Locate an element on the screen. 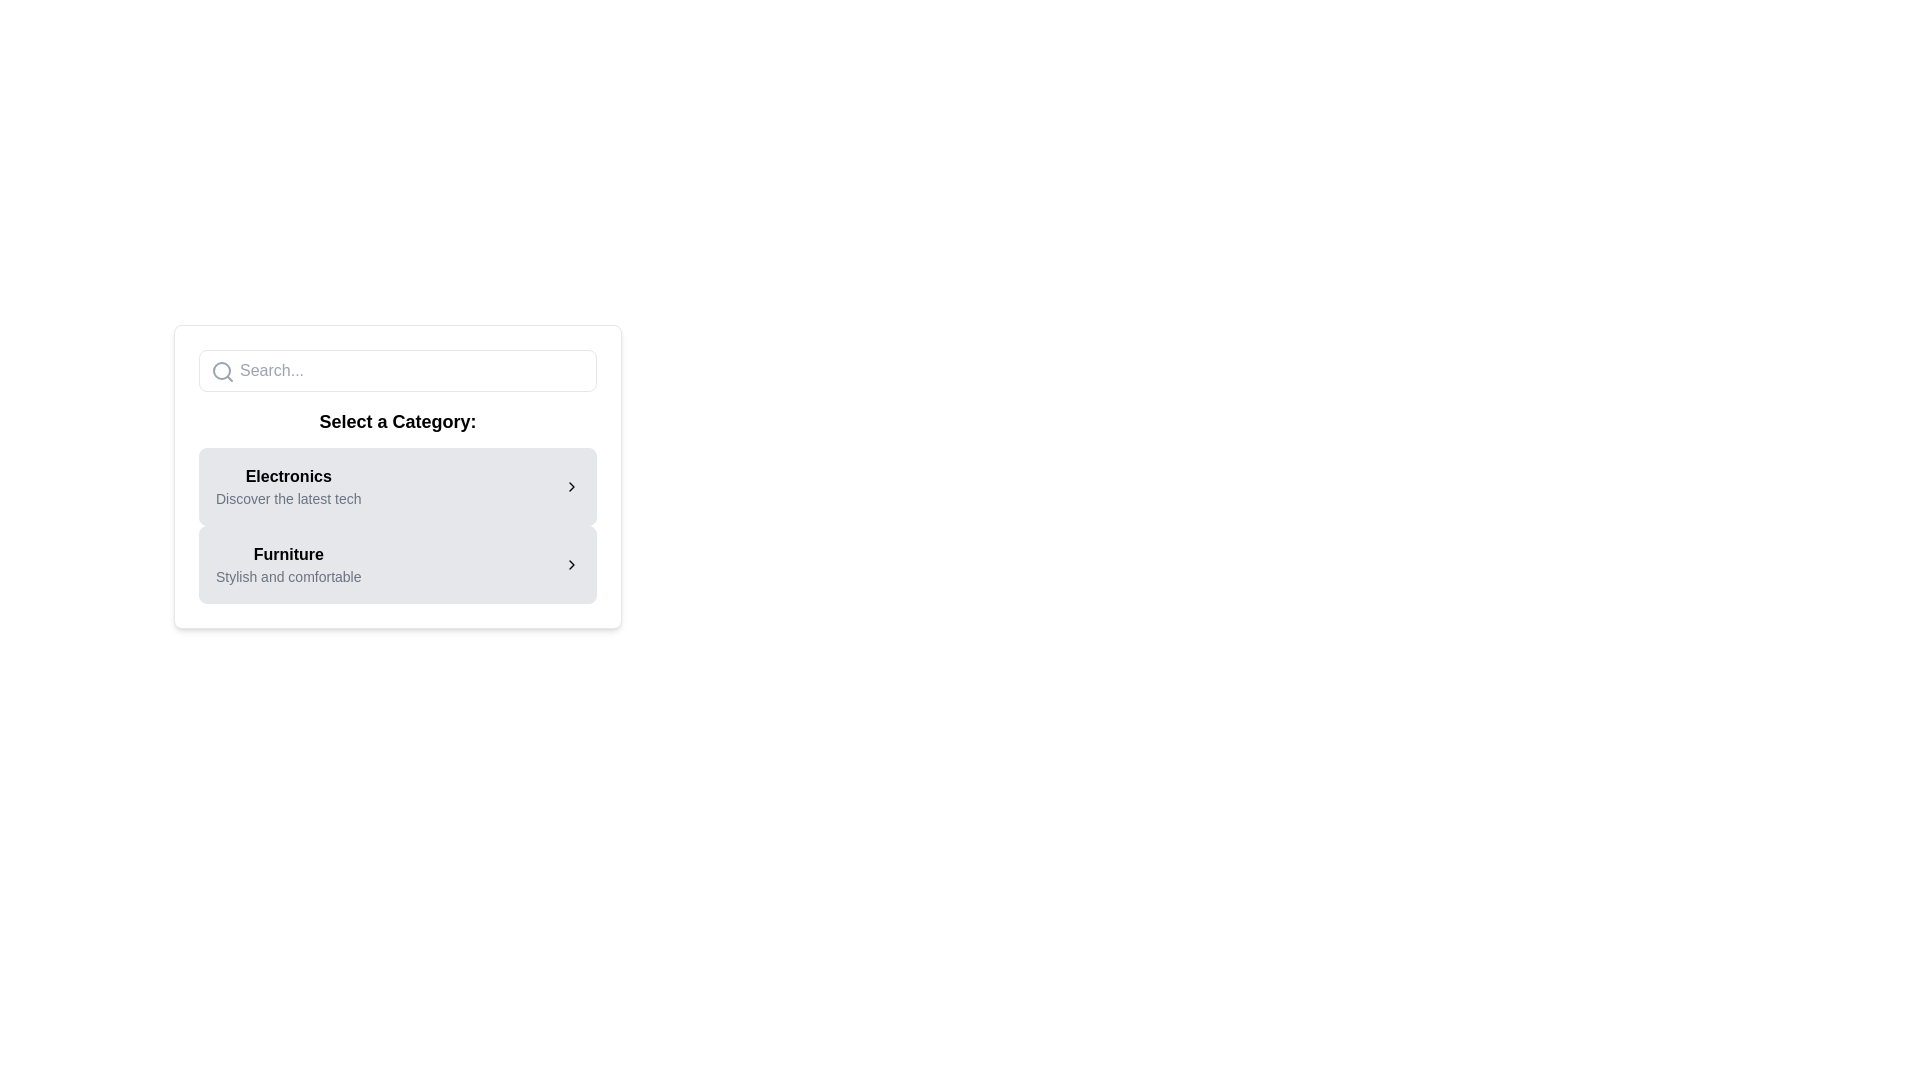  the search icon, which is a magnifying glass located in the top-left corner of the search bar, to initiate a search action is located at coordinates (222, 371).